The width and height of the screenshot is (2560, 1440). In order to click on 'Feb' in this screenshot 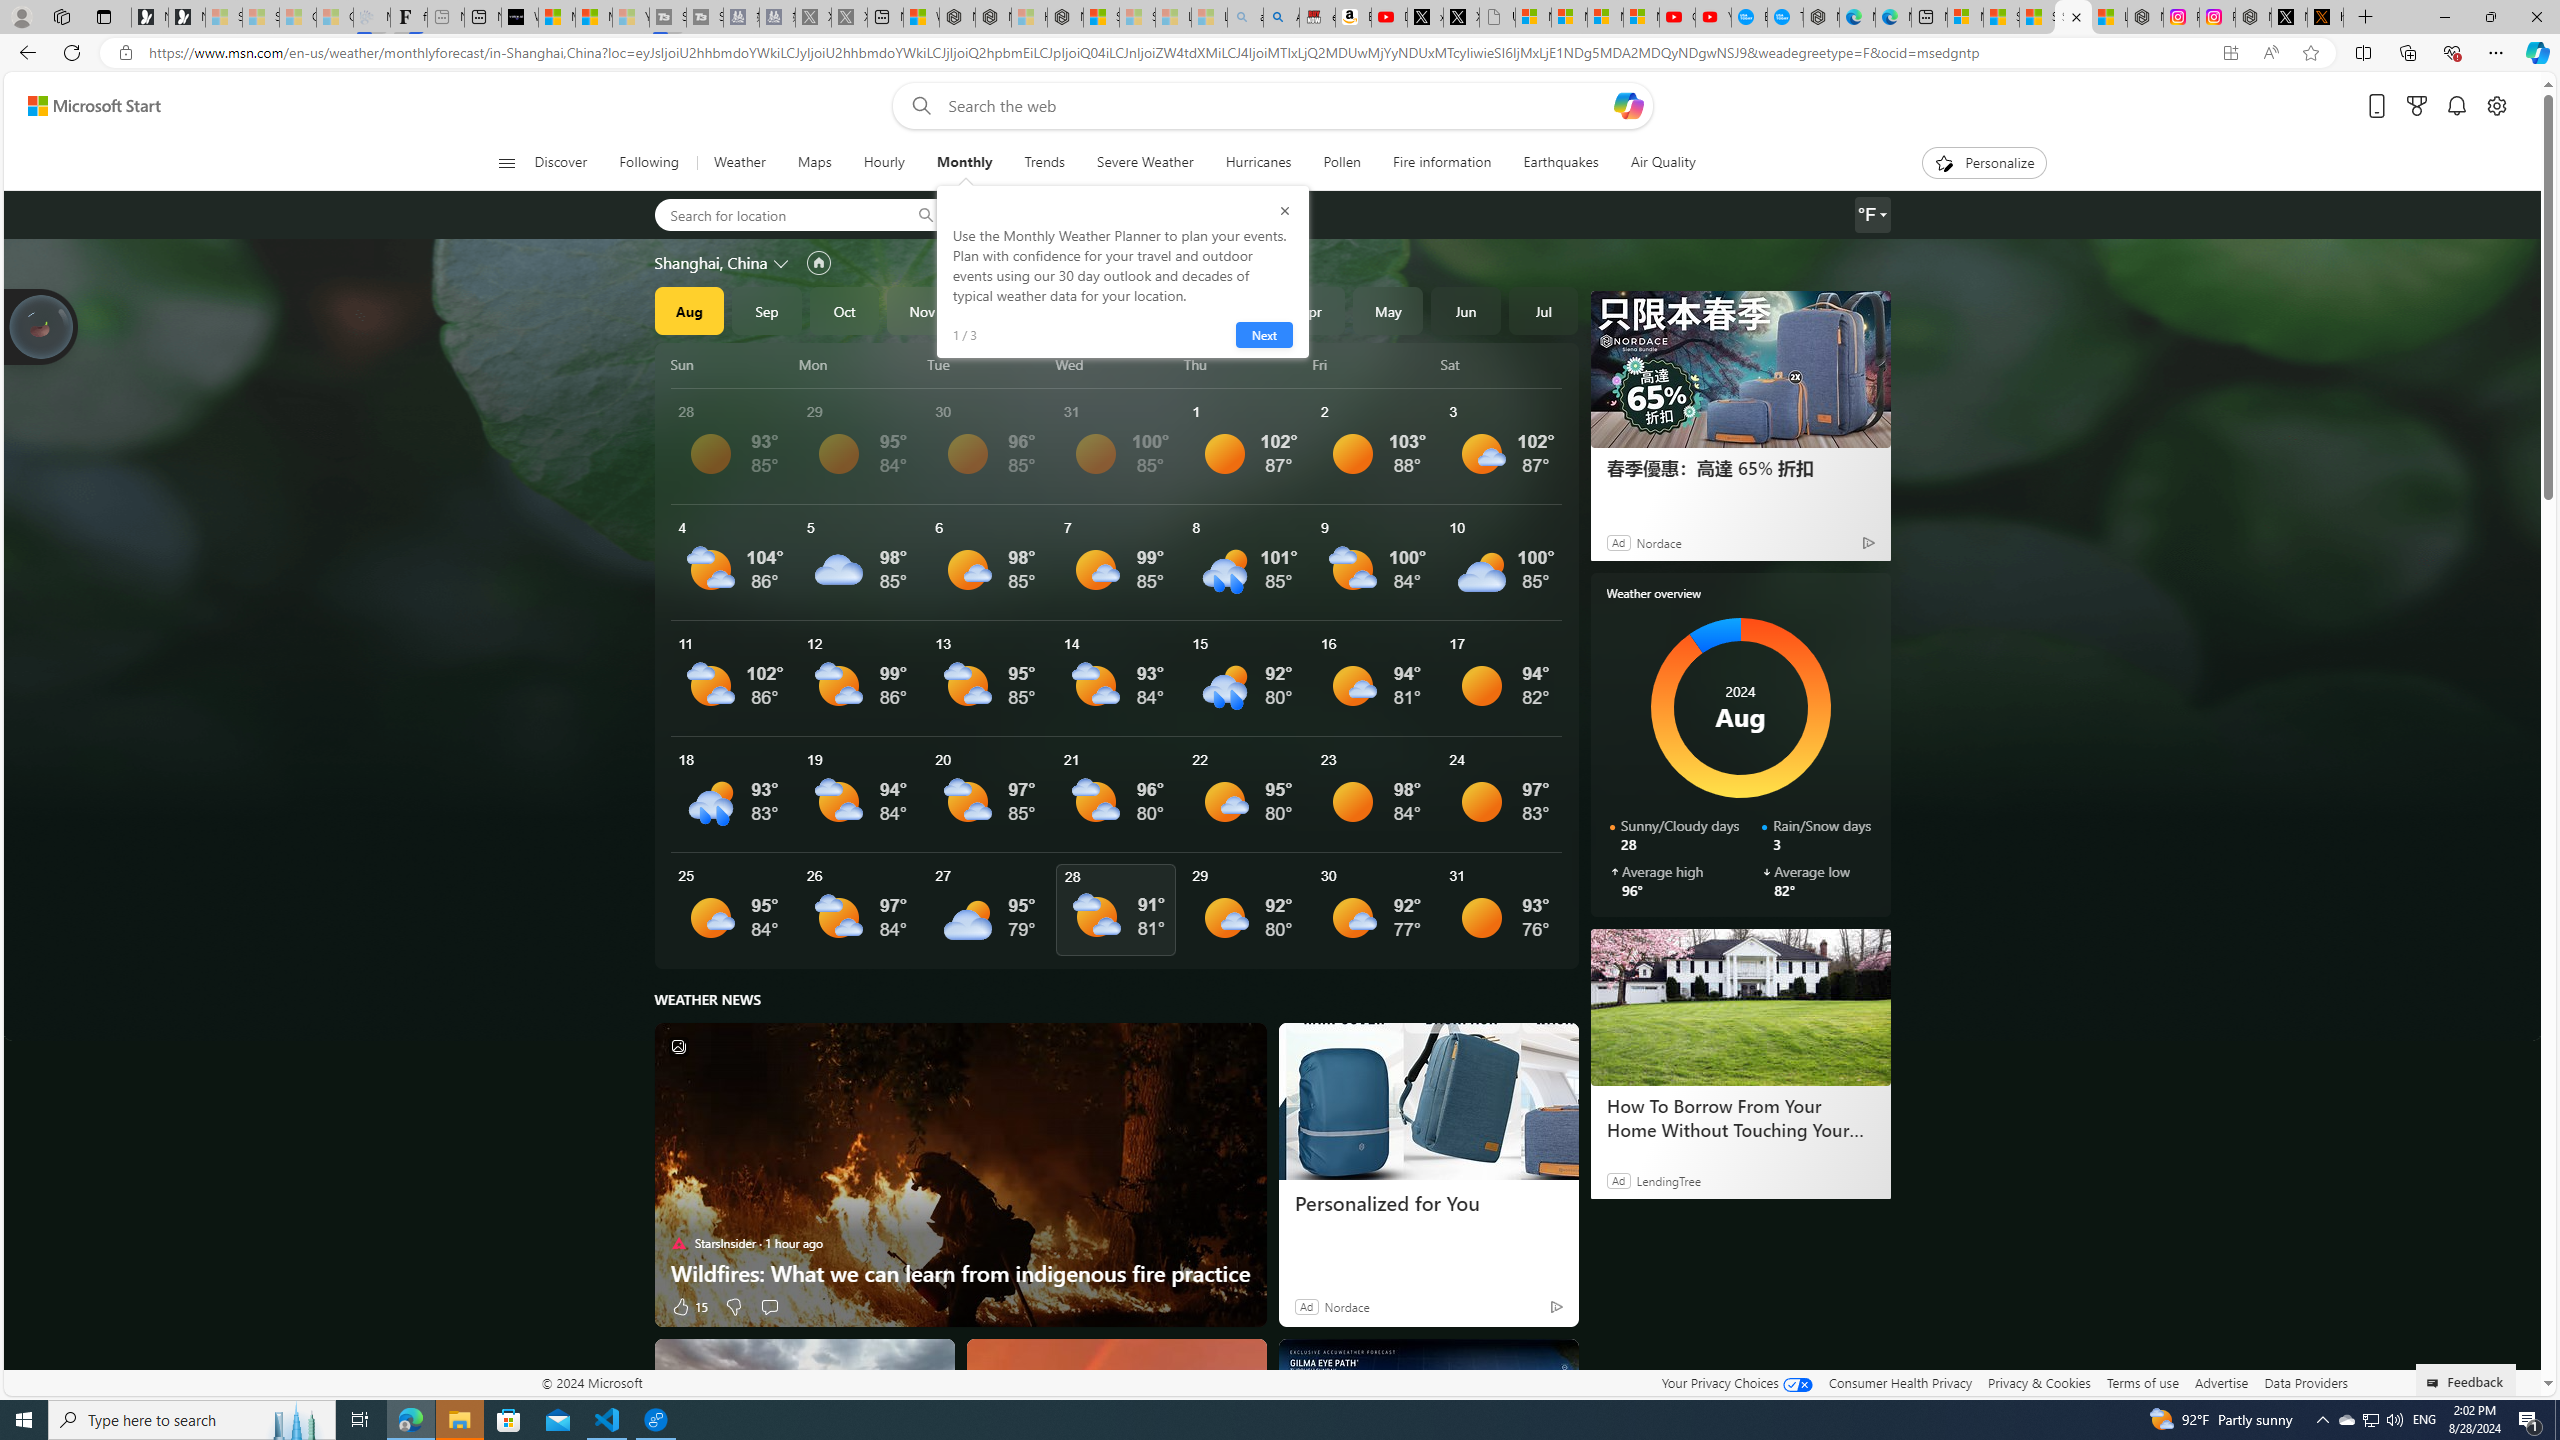, I will do `click(1154, 310)`.